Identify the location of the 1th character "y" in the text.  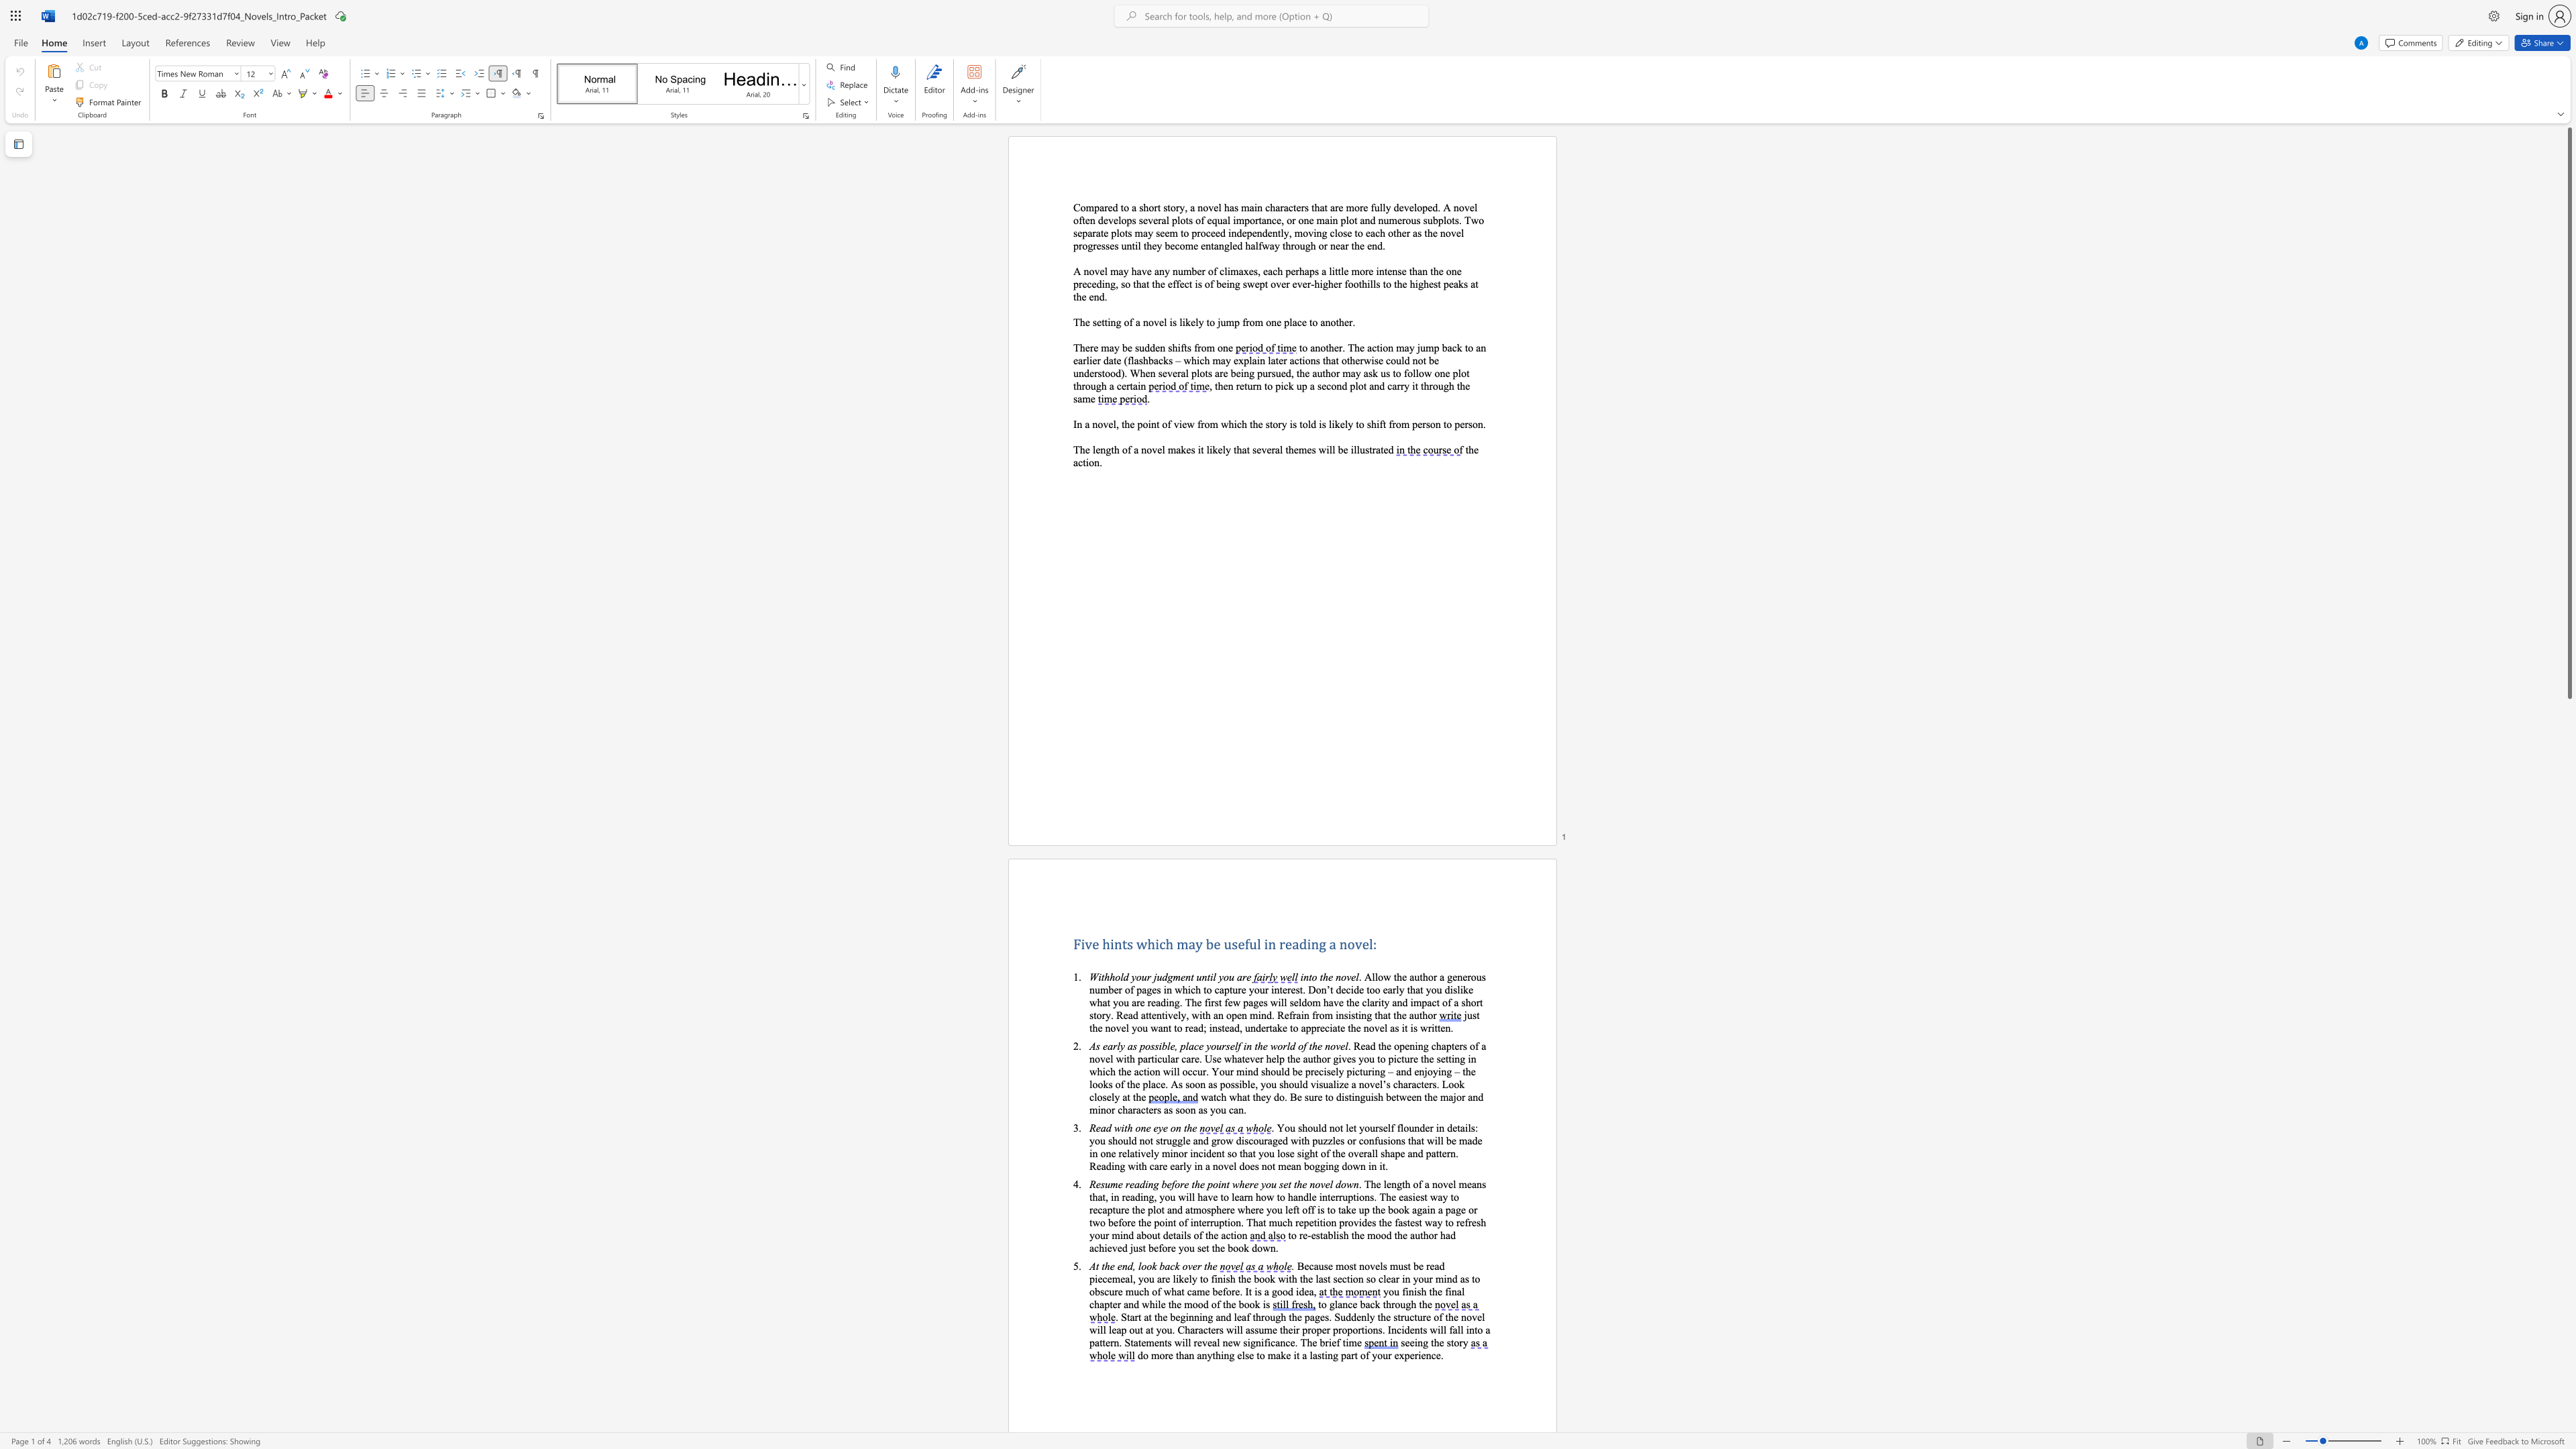
(1160, 1128).